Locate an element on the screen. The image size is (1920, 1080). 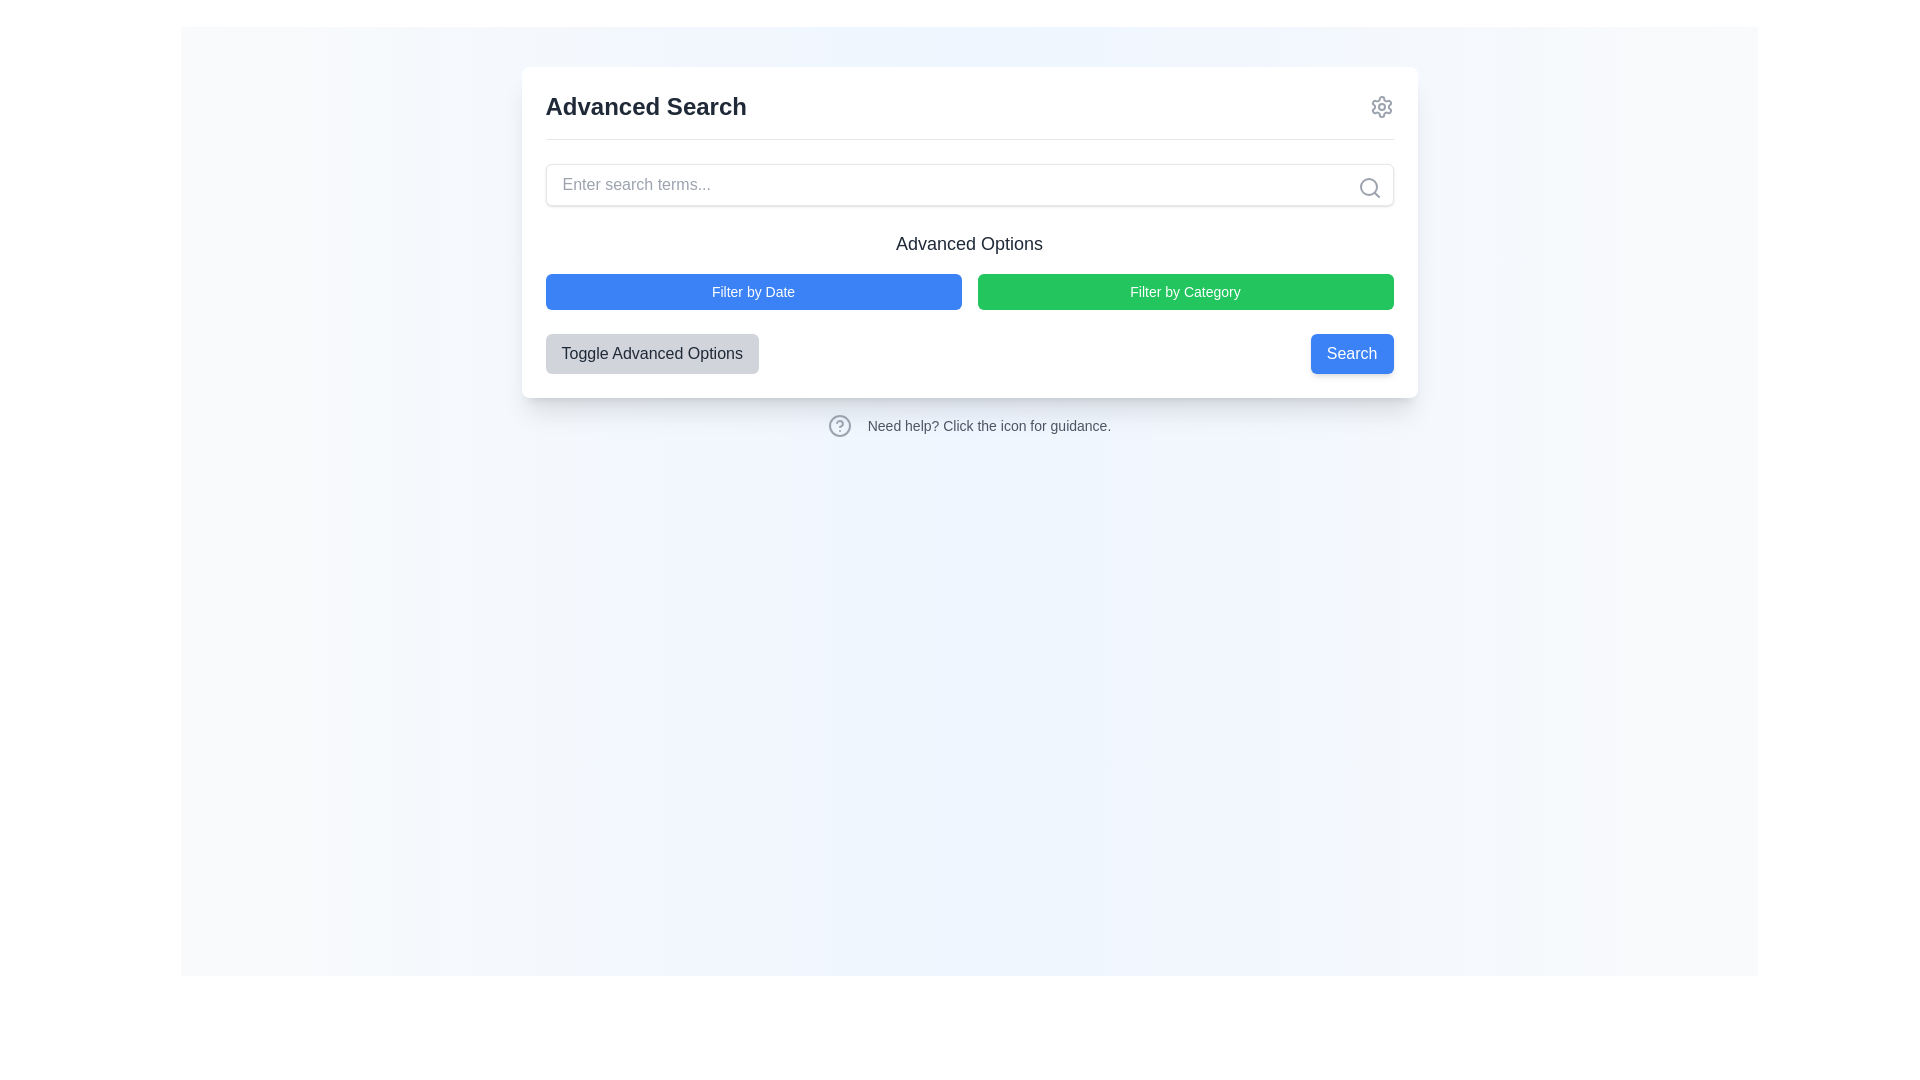
the filter button located under the 'Advanced Options' heading, which filters search results based on a date criterion is located at coordinates (752, 292).